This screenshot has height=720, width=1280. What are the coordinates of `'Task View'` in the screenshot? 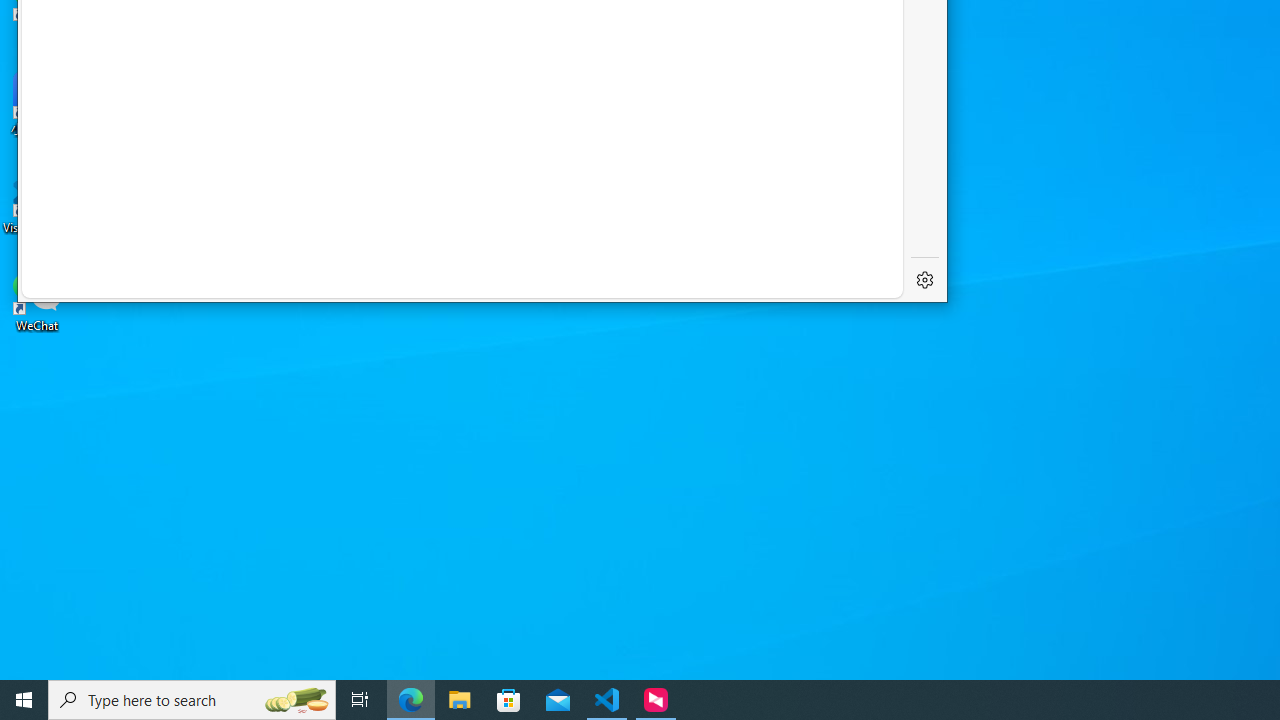 It's located at (359, 698).